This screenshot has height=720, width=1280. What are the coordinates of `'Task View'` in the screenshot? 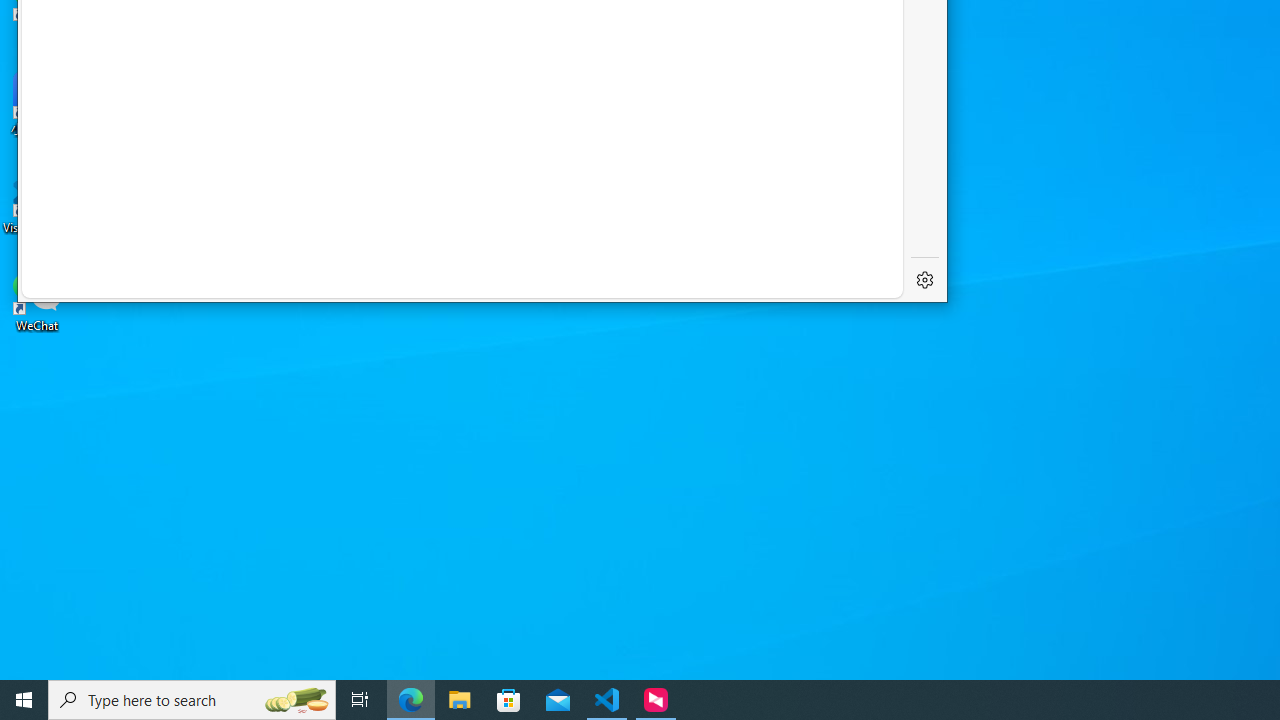 It's located at (359, 698).